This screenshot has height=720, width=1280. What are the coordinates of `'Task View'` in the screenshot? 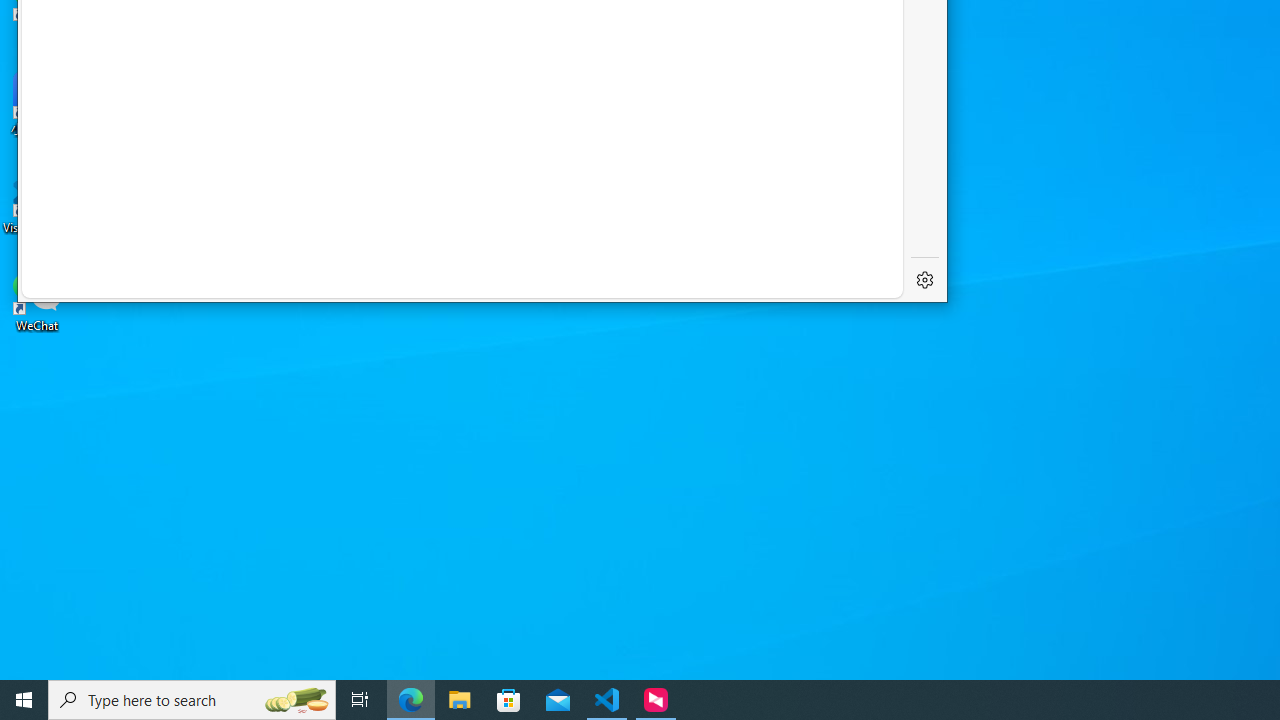 It's located at (359, 698).